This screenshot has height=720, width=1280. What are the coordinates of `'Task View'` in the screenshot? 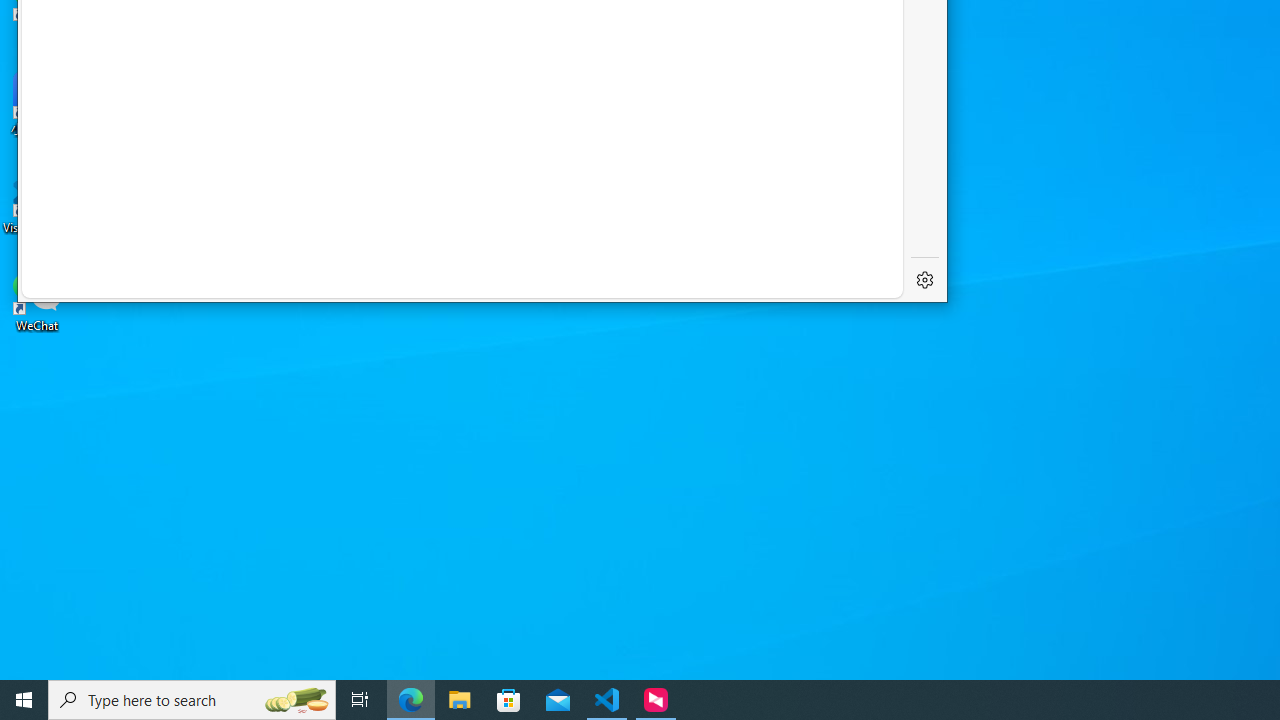 It's located at (359, 698).